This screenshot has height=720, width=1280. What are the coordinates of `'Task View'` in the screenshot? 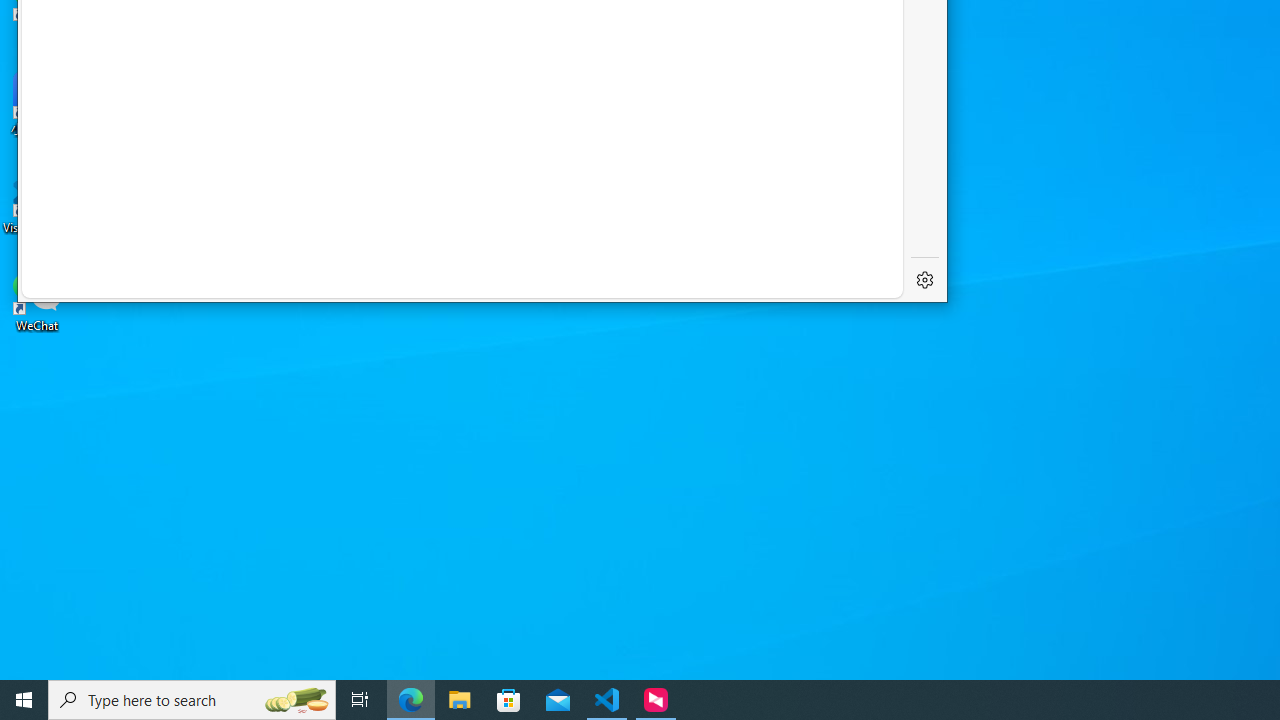 It's located at (359, 698).